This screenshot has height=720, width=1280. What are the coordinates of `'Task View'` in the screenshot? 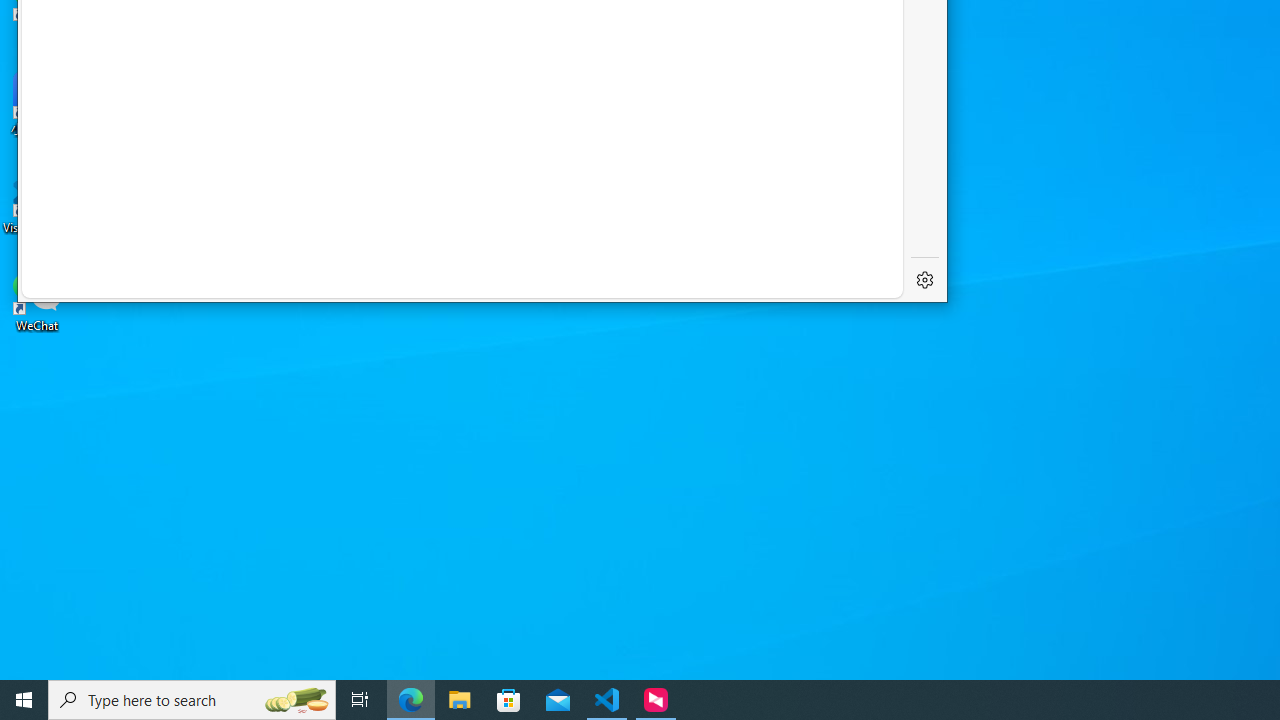 It's located at (359, 698).